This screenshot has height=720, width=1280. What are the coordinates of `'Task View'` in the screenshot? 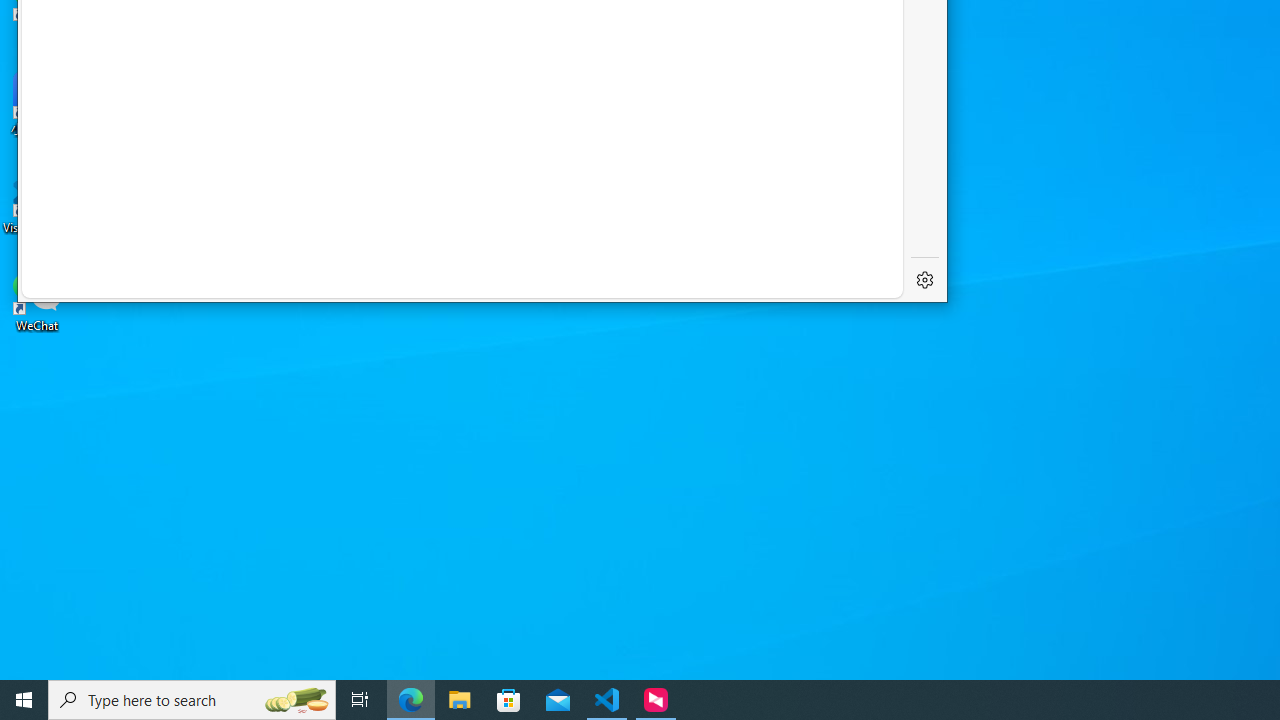 It's located at (359, 698).